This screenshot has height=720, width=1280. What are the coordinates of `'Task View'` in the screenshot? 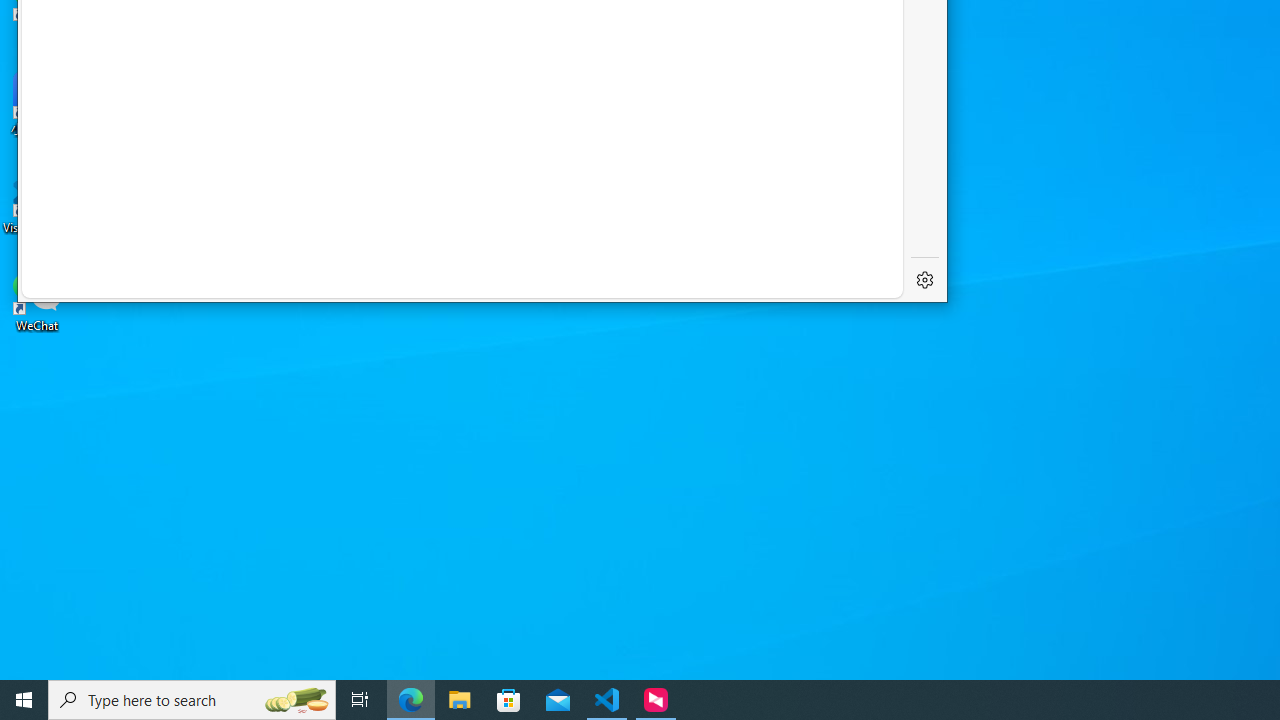 It's located at (359, 698).